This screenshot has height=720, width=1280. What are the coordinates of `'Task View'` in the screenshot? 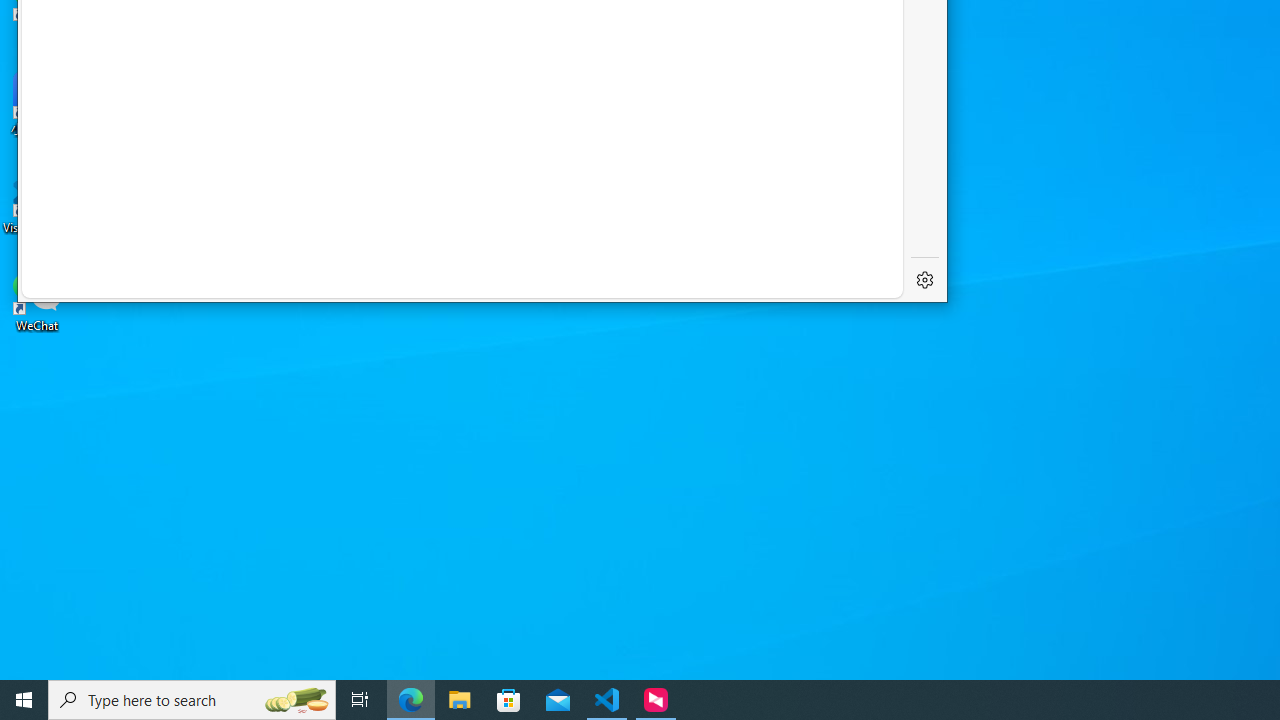 It's located at (359, 698).